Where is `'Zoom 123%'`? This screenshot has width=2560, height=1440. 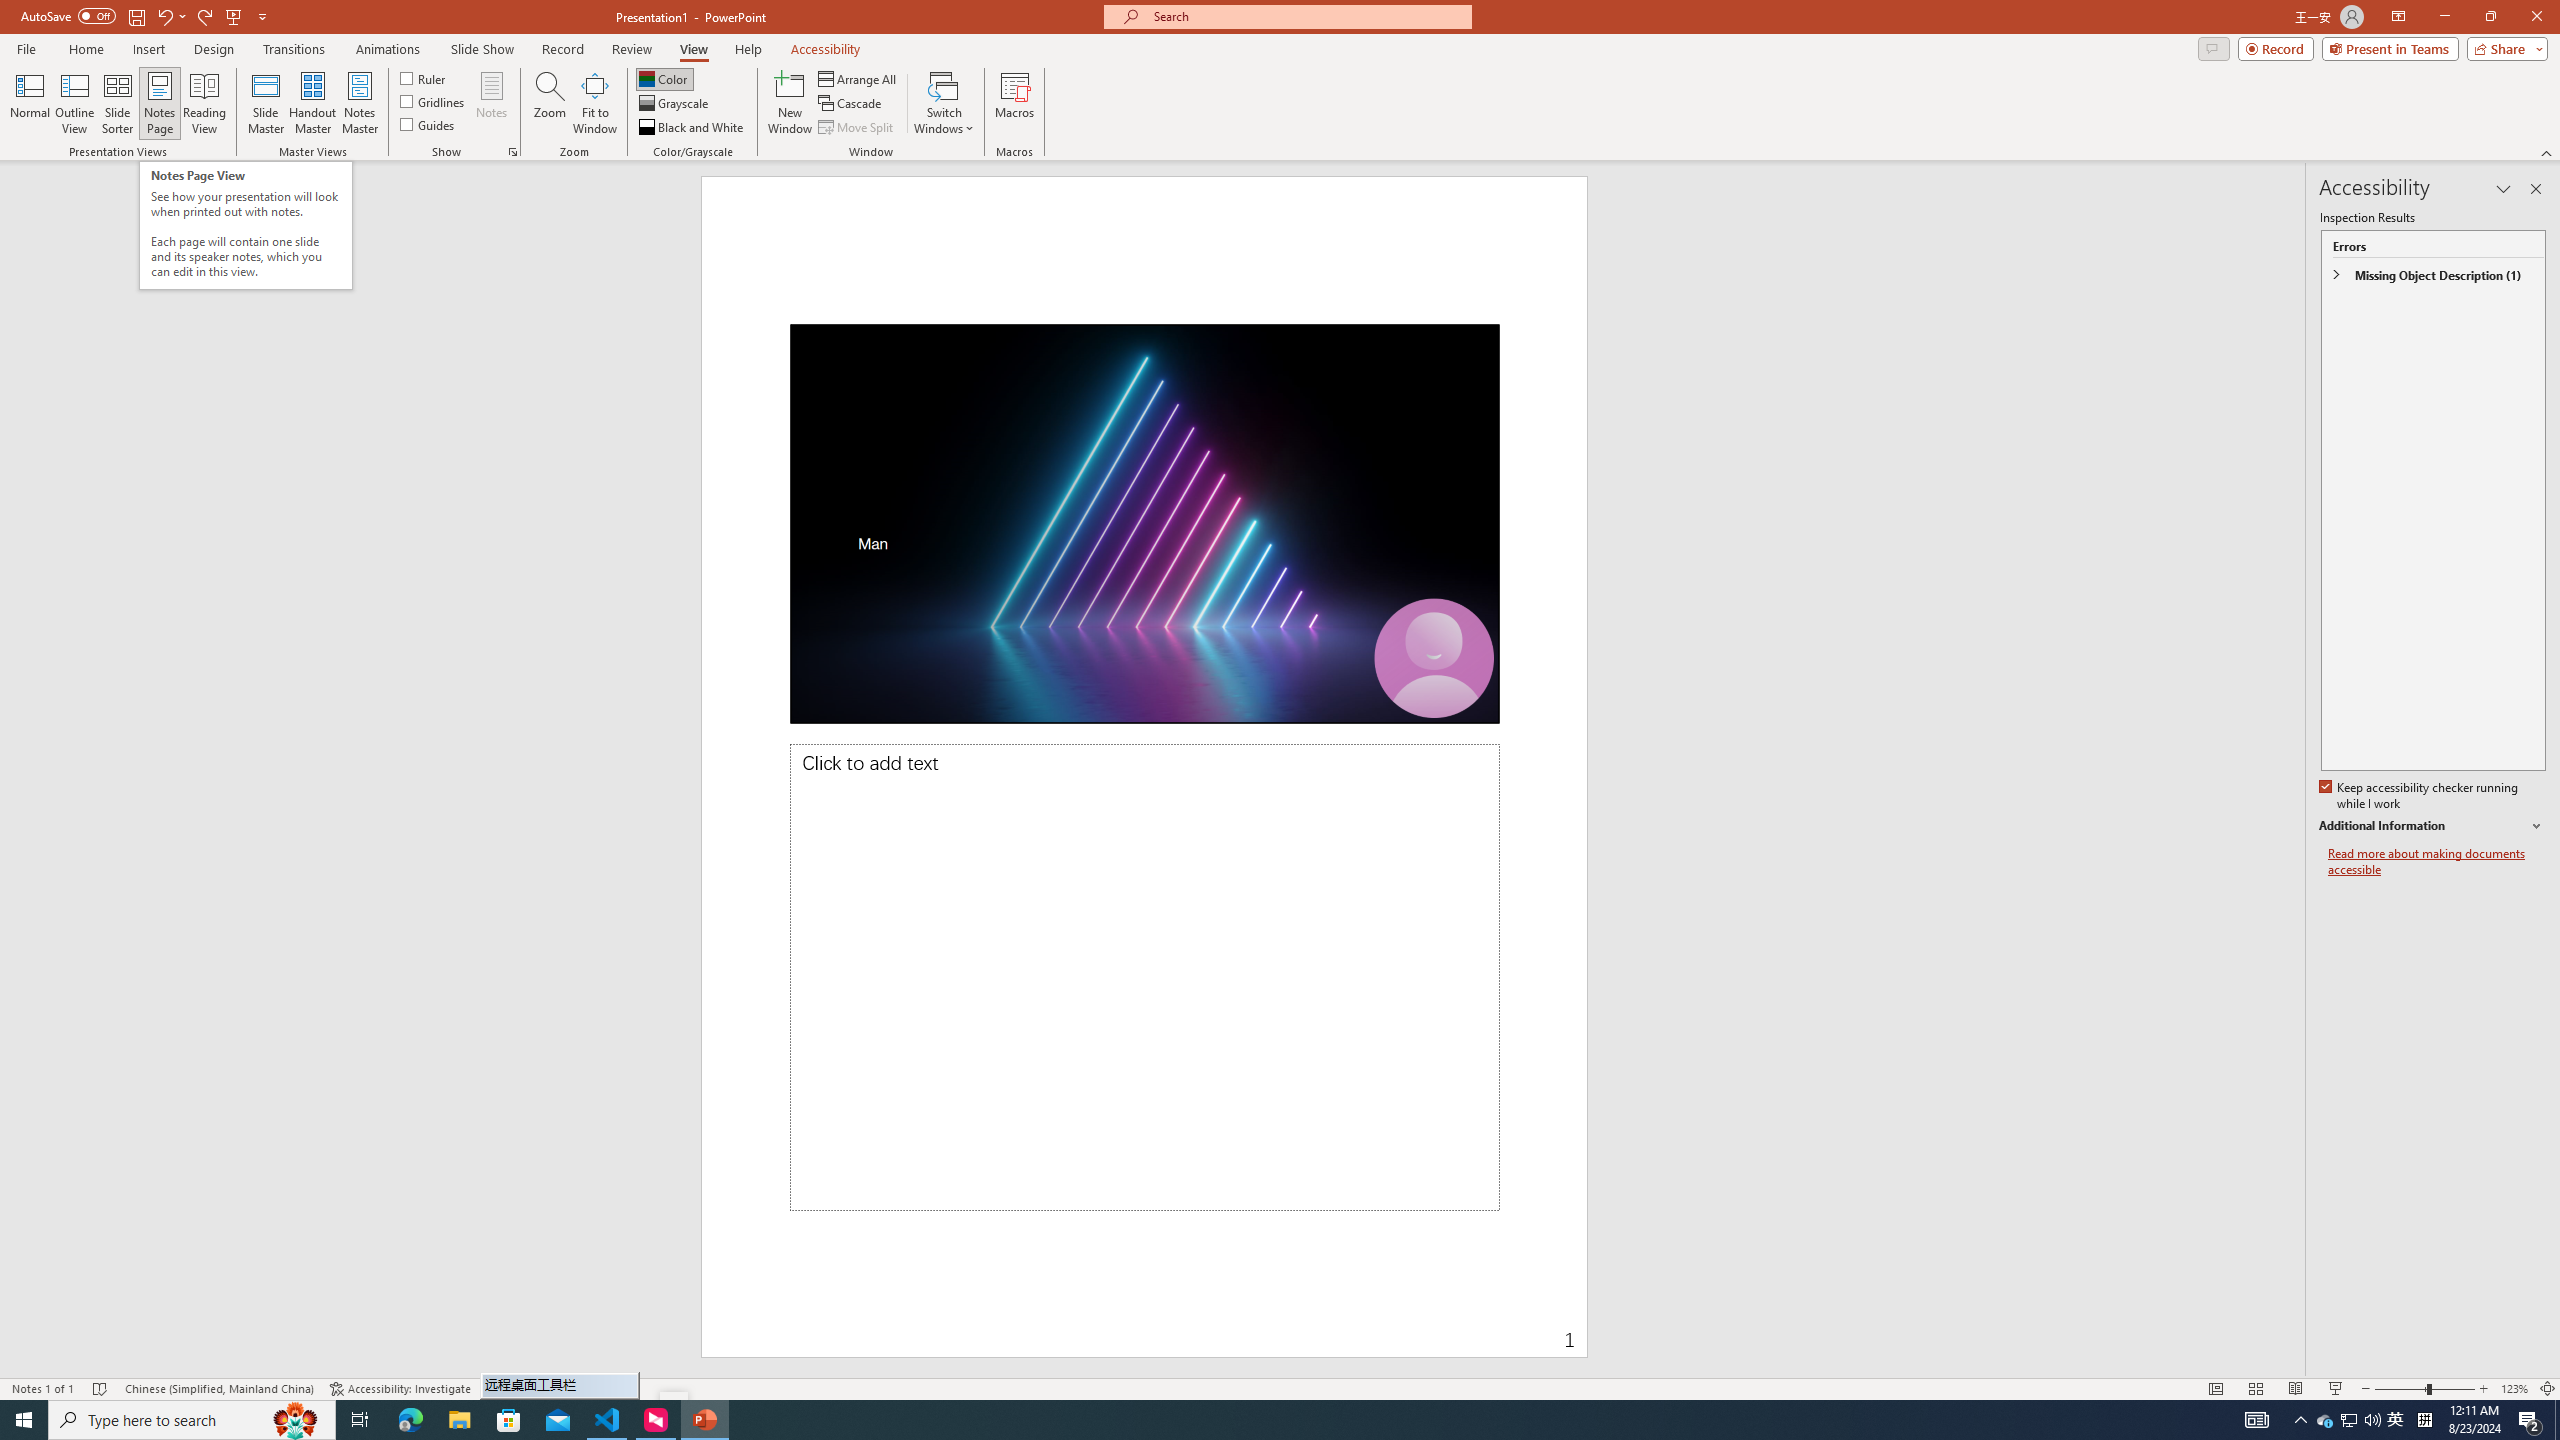
'Zoom 123%' is located at coordinates (2515, 1389).